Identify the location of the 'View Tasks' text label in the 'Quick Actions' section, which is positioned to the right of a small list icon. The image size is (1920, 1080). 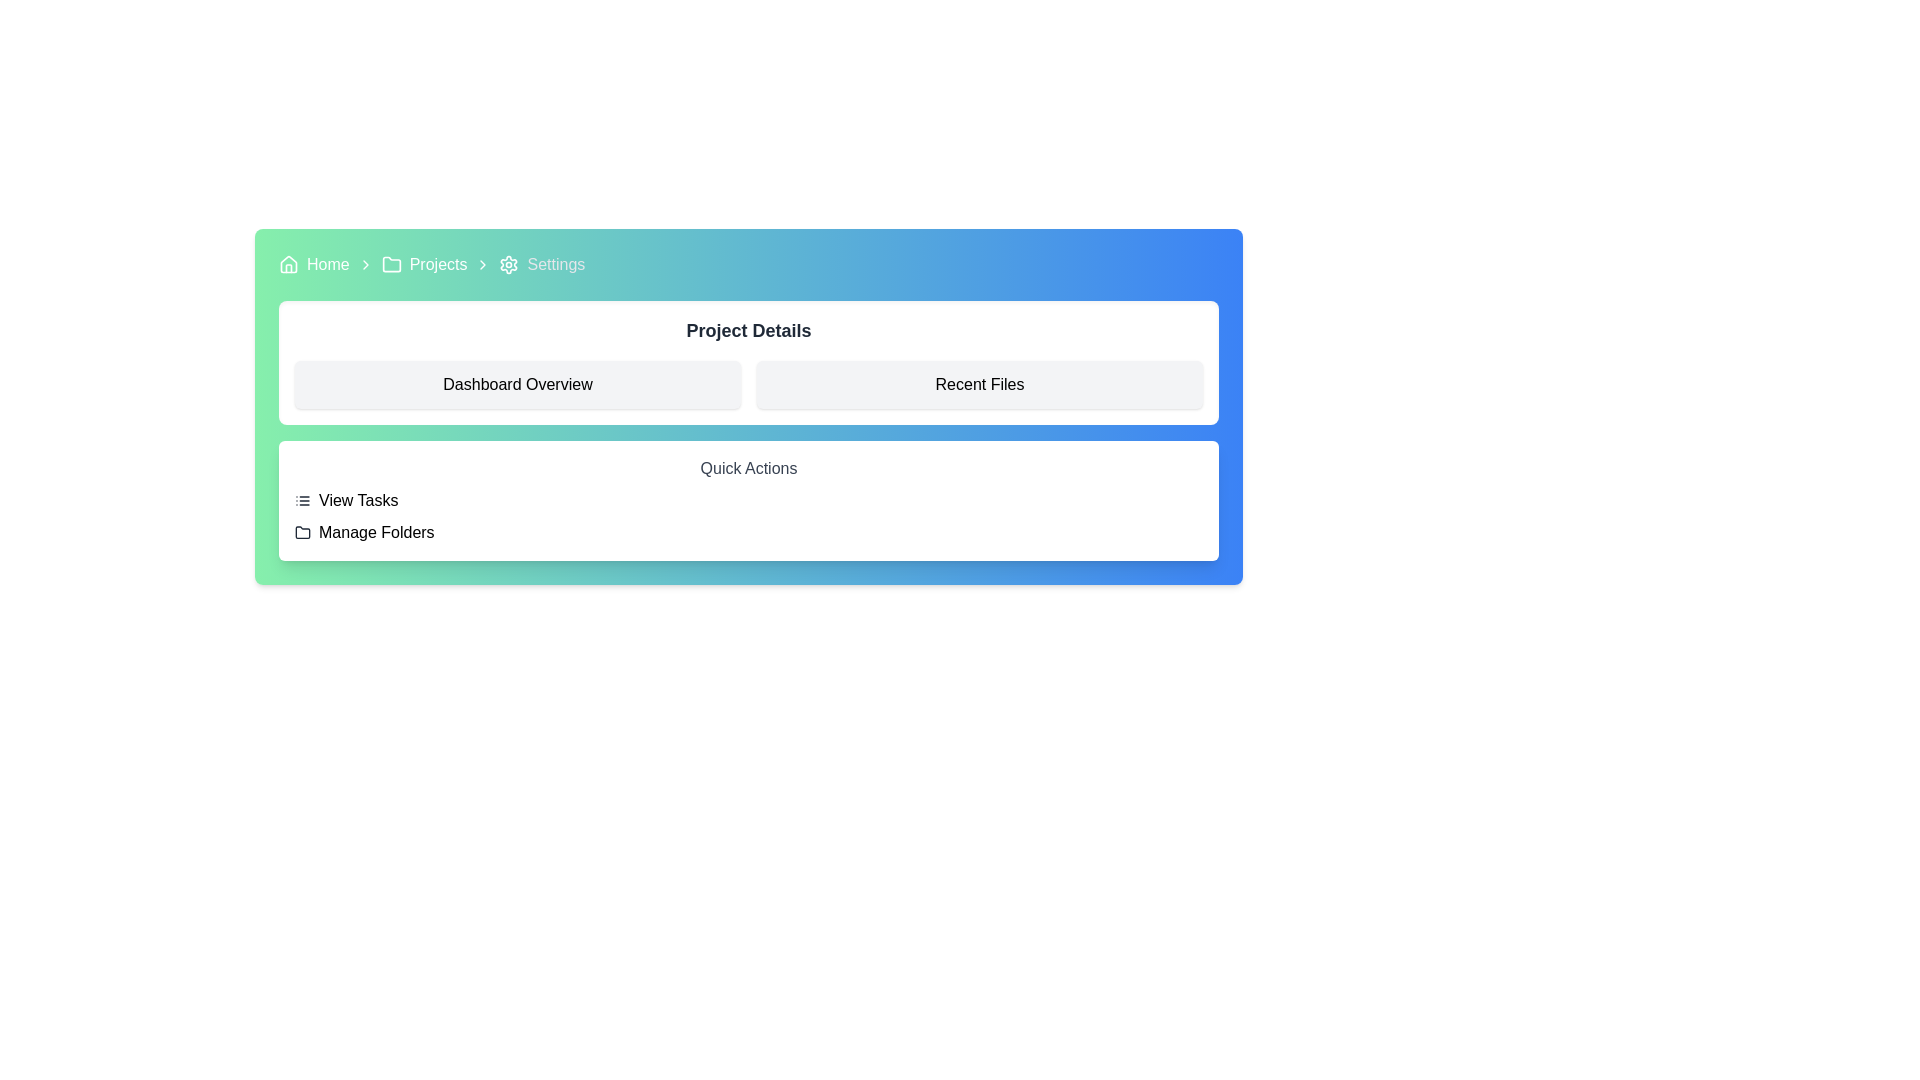
(358, 500).